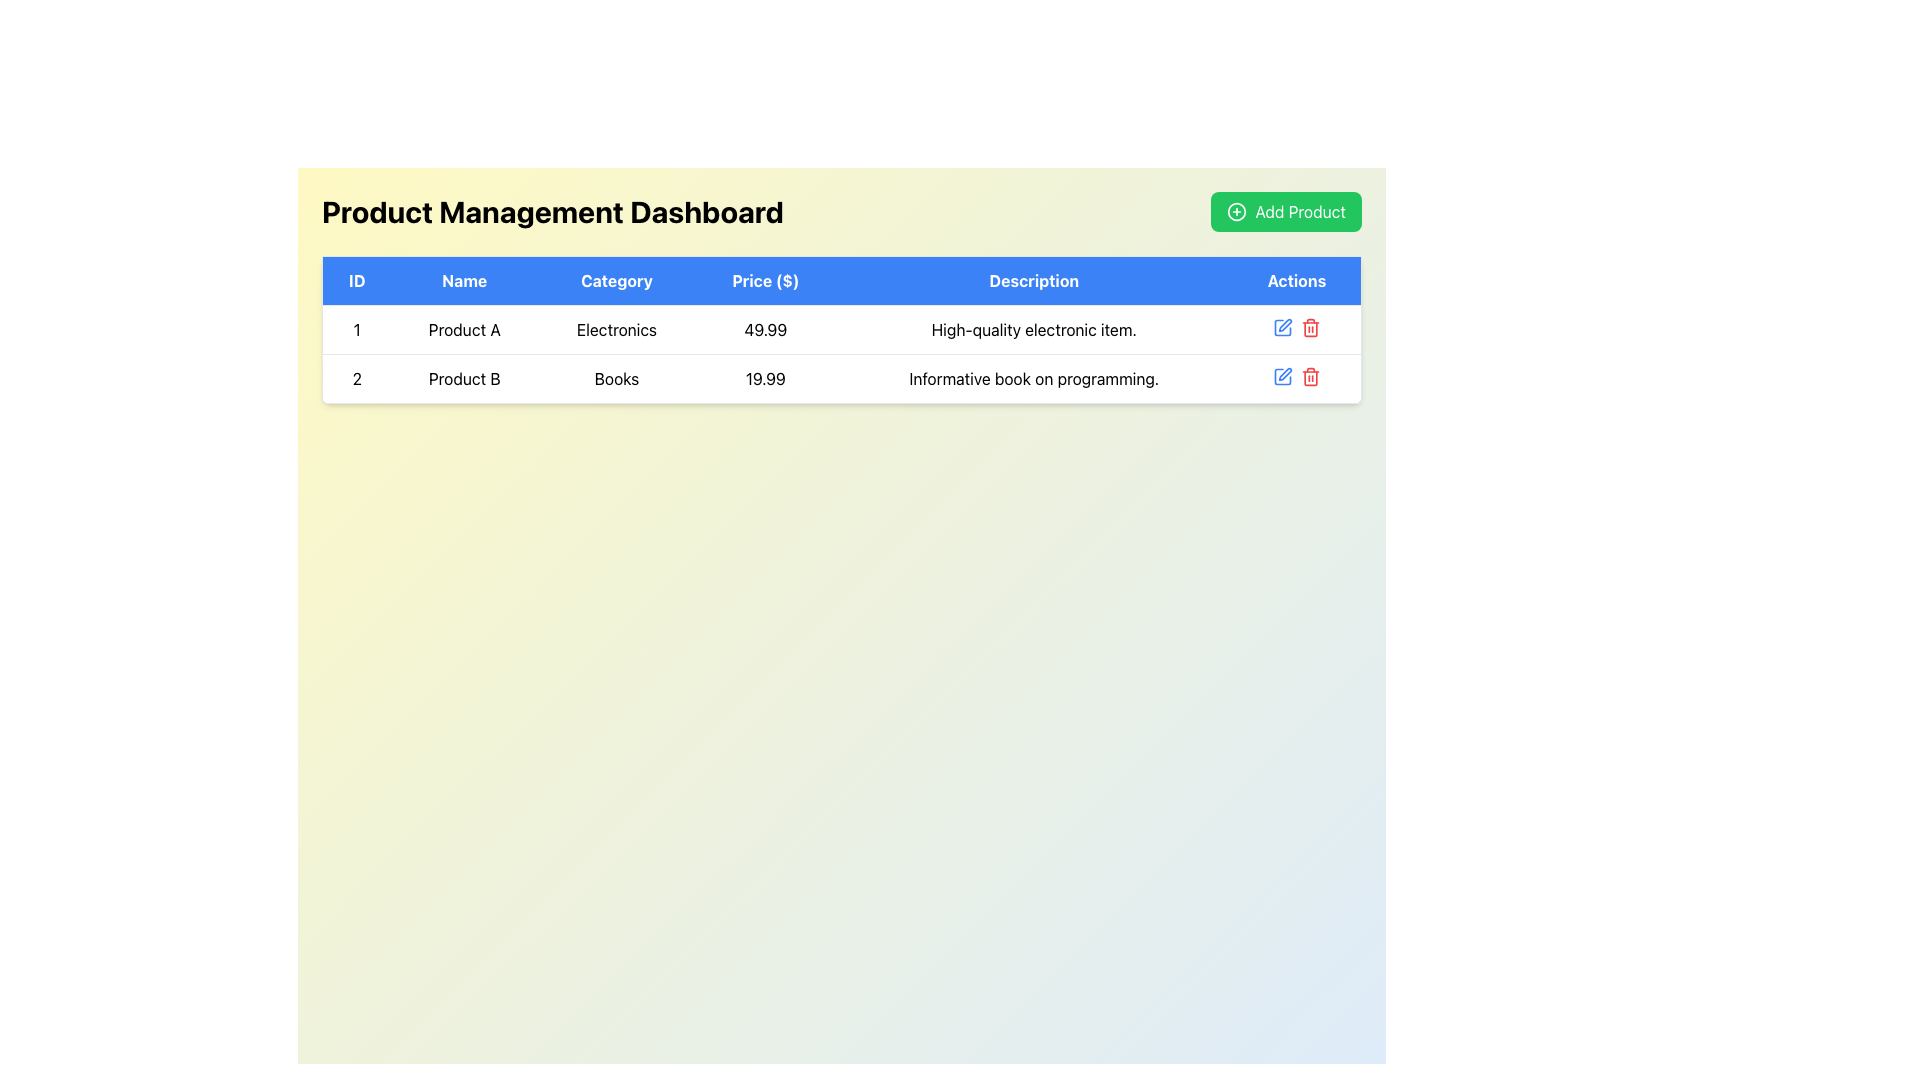 This screenshot has width=1920, height=1080. I want to click on the text label displaying 'Informative book on programming.' in the 'Description' column of the second row of the table in the 'Product Management Dashboard.', so click(1034, 378).